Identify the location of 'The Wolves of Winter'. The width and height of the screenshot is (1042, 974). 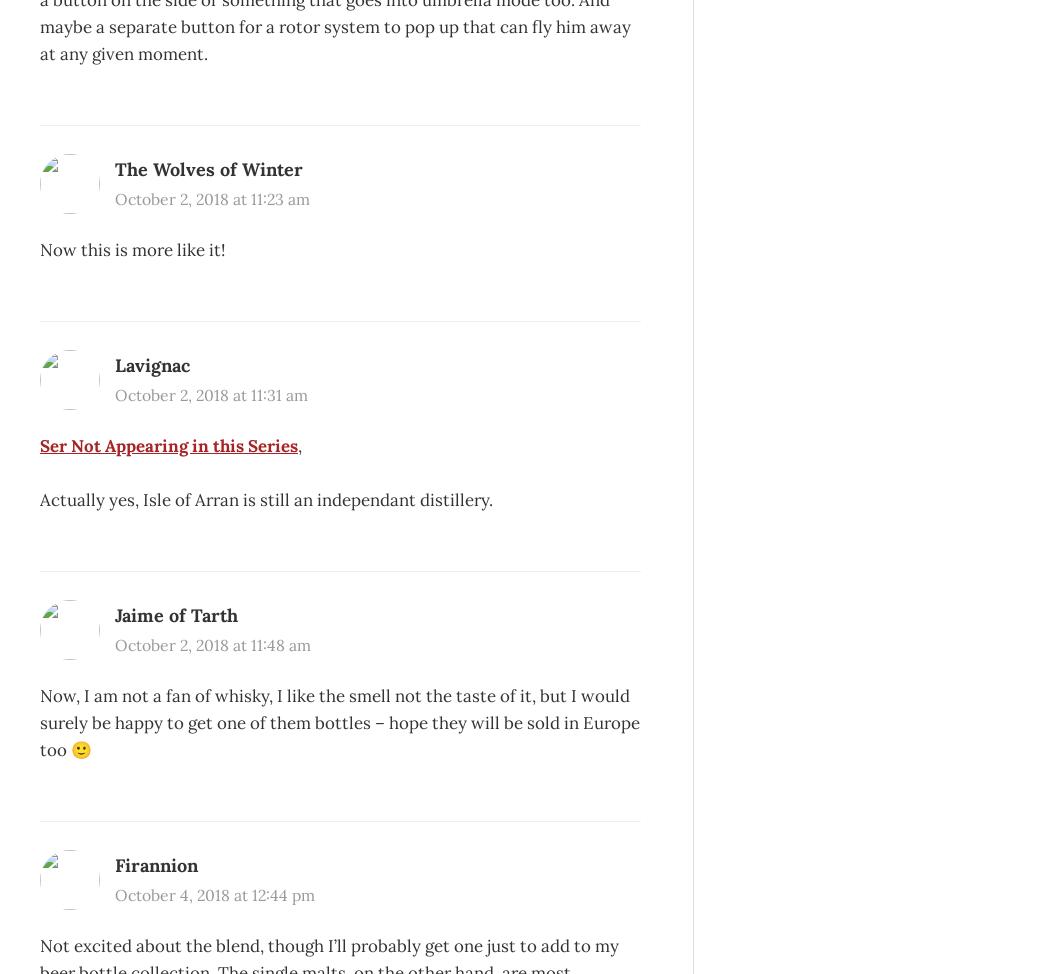
(115, 169).